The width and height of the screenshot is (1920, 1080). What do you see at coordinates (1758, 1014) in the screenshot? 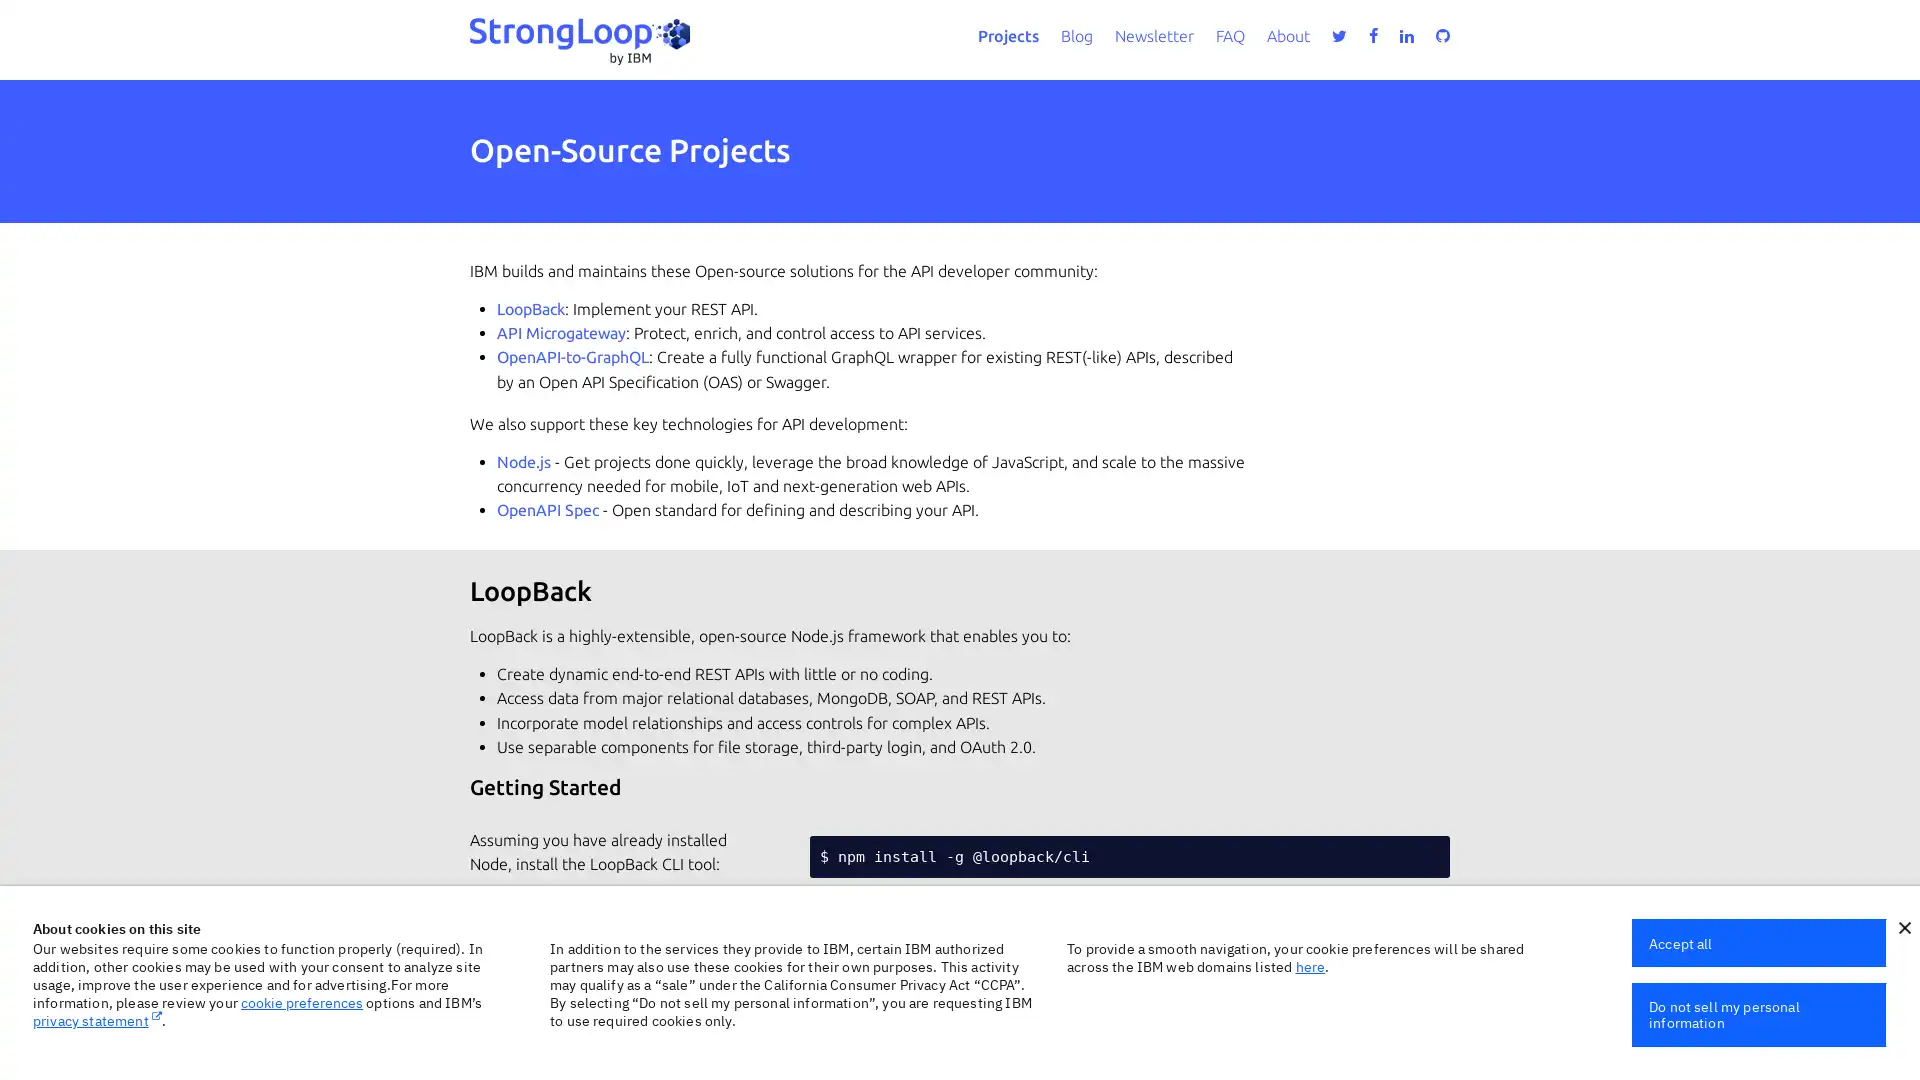
I see `Do not sell my personal information` at bounding box center [1758, 1014].